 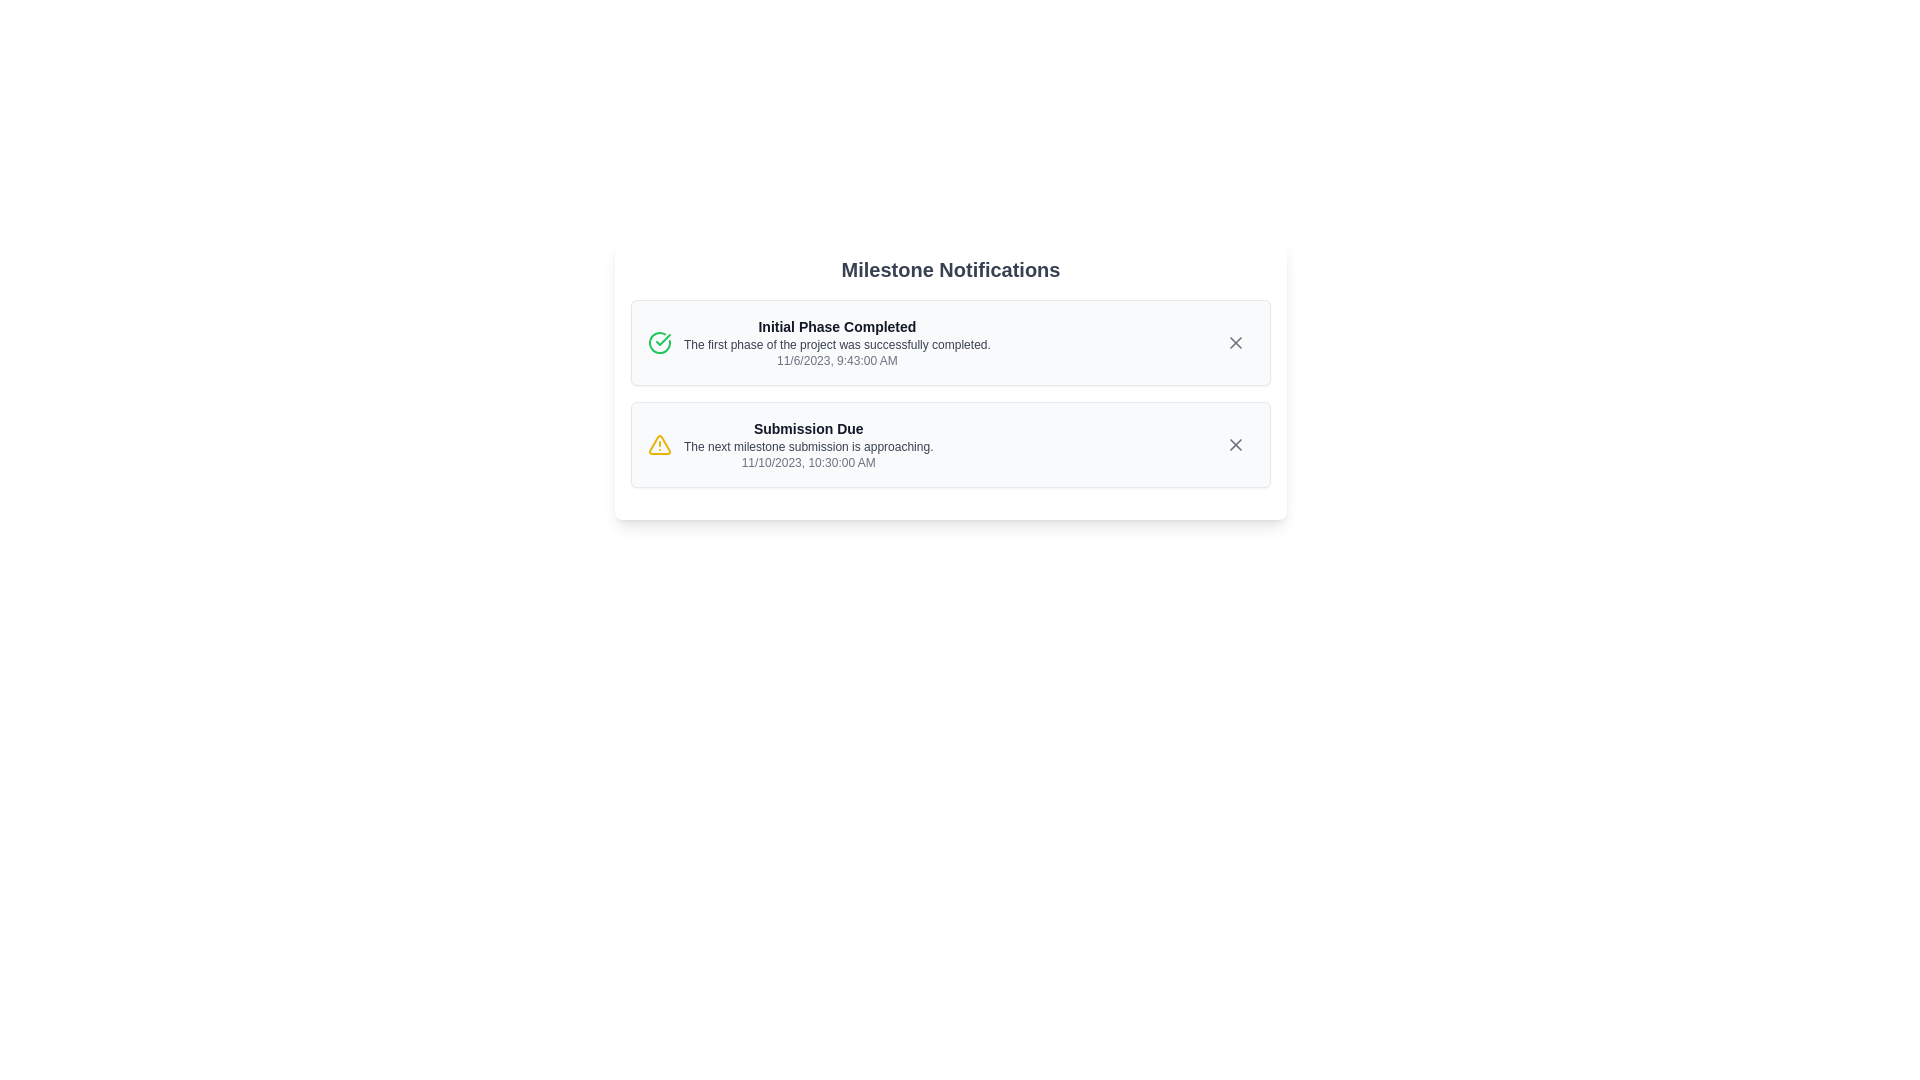 I want to click on the icon associated with the milestone type to inspect it, so click(x=660, y=342).